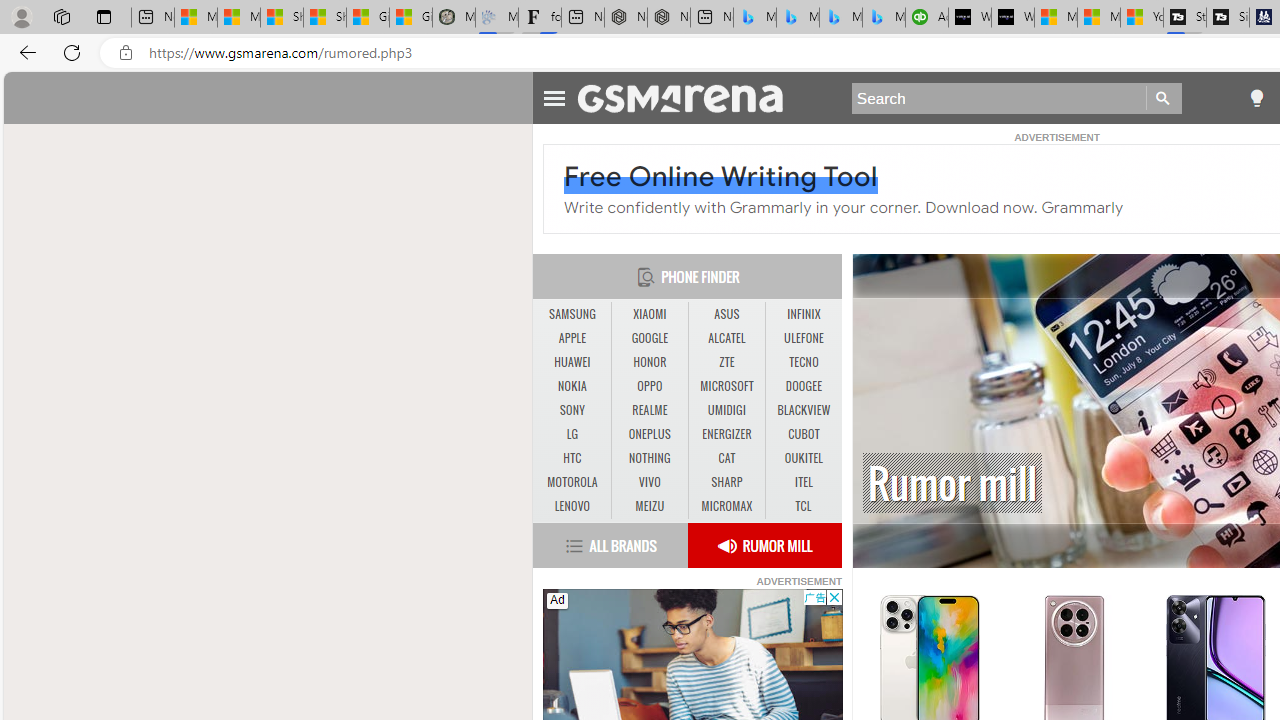  What do you see at coordinates (571, 483) in the screenshot?
I see `'MOTOROLA'` at bounding box center [571, 483].